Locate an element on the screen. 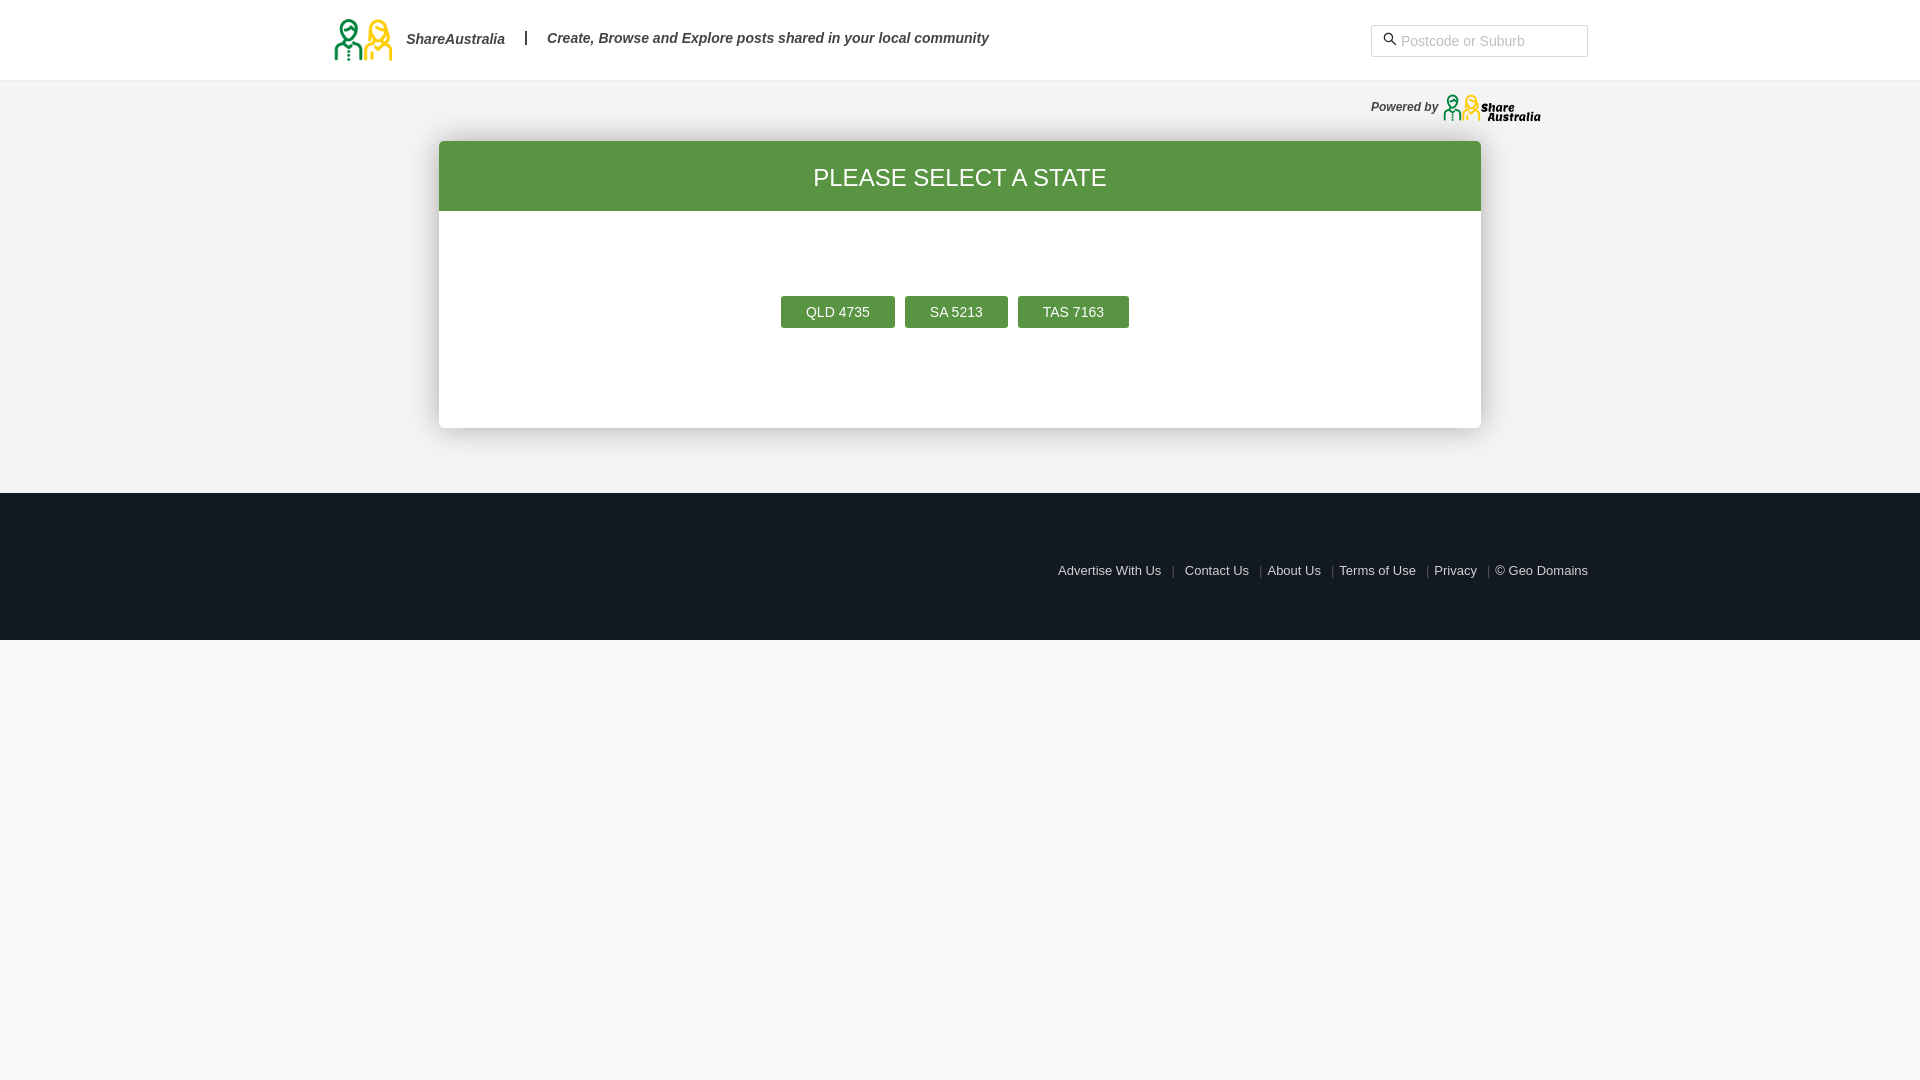  'SA 5213' is located at coordinates (904, 312).